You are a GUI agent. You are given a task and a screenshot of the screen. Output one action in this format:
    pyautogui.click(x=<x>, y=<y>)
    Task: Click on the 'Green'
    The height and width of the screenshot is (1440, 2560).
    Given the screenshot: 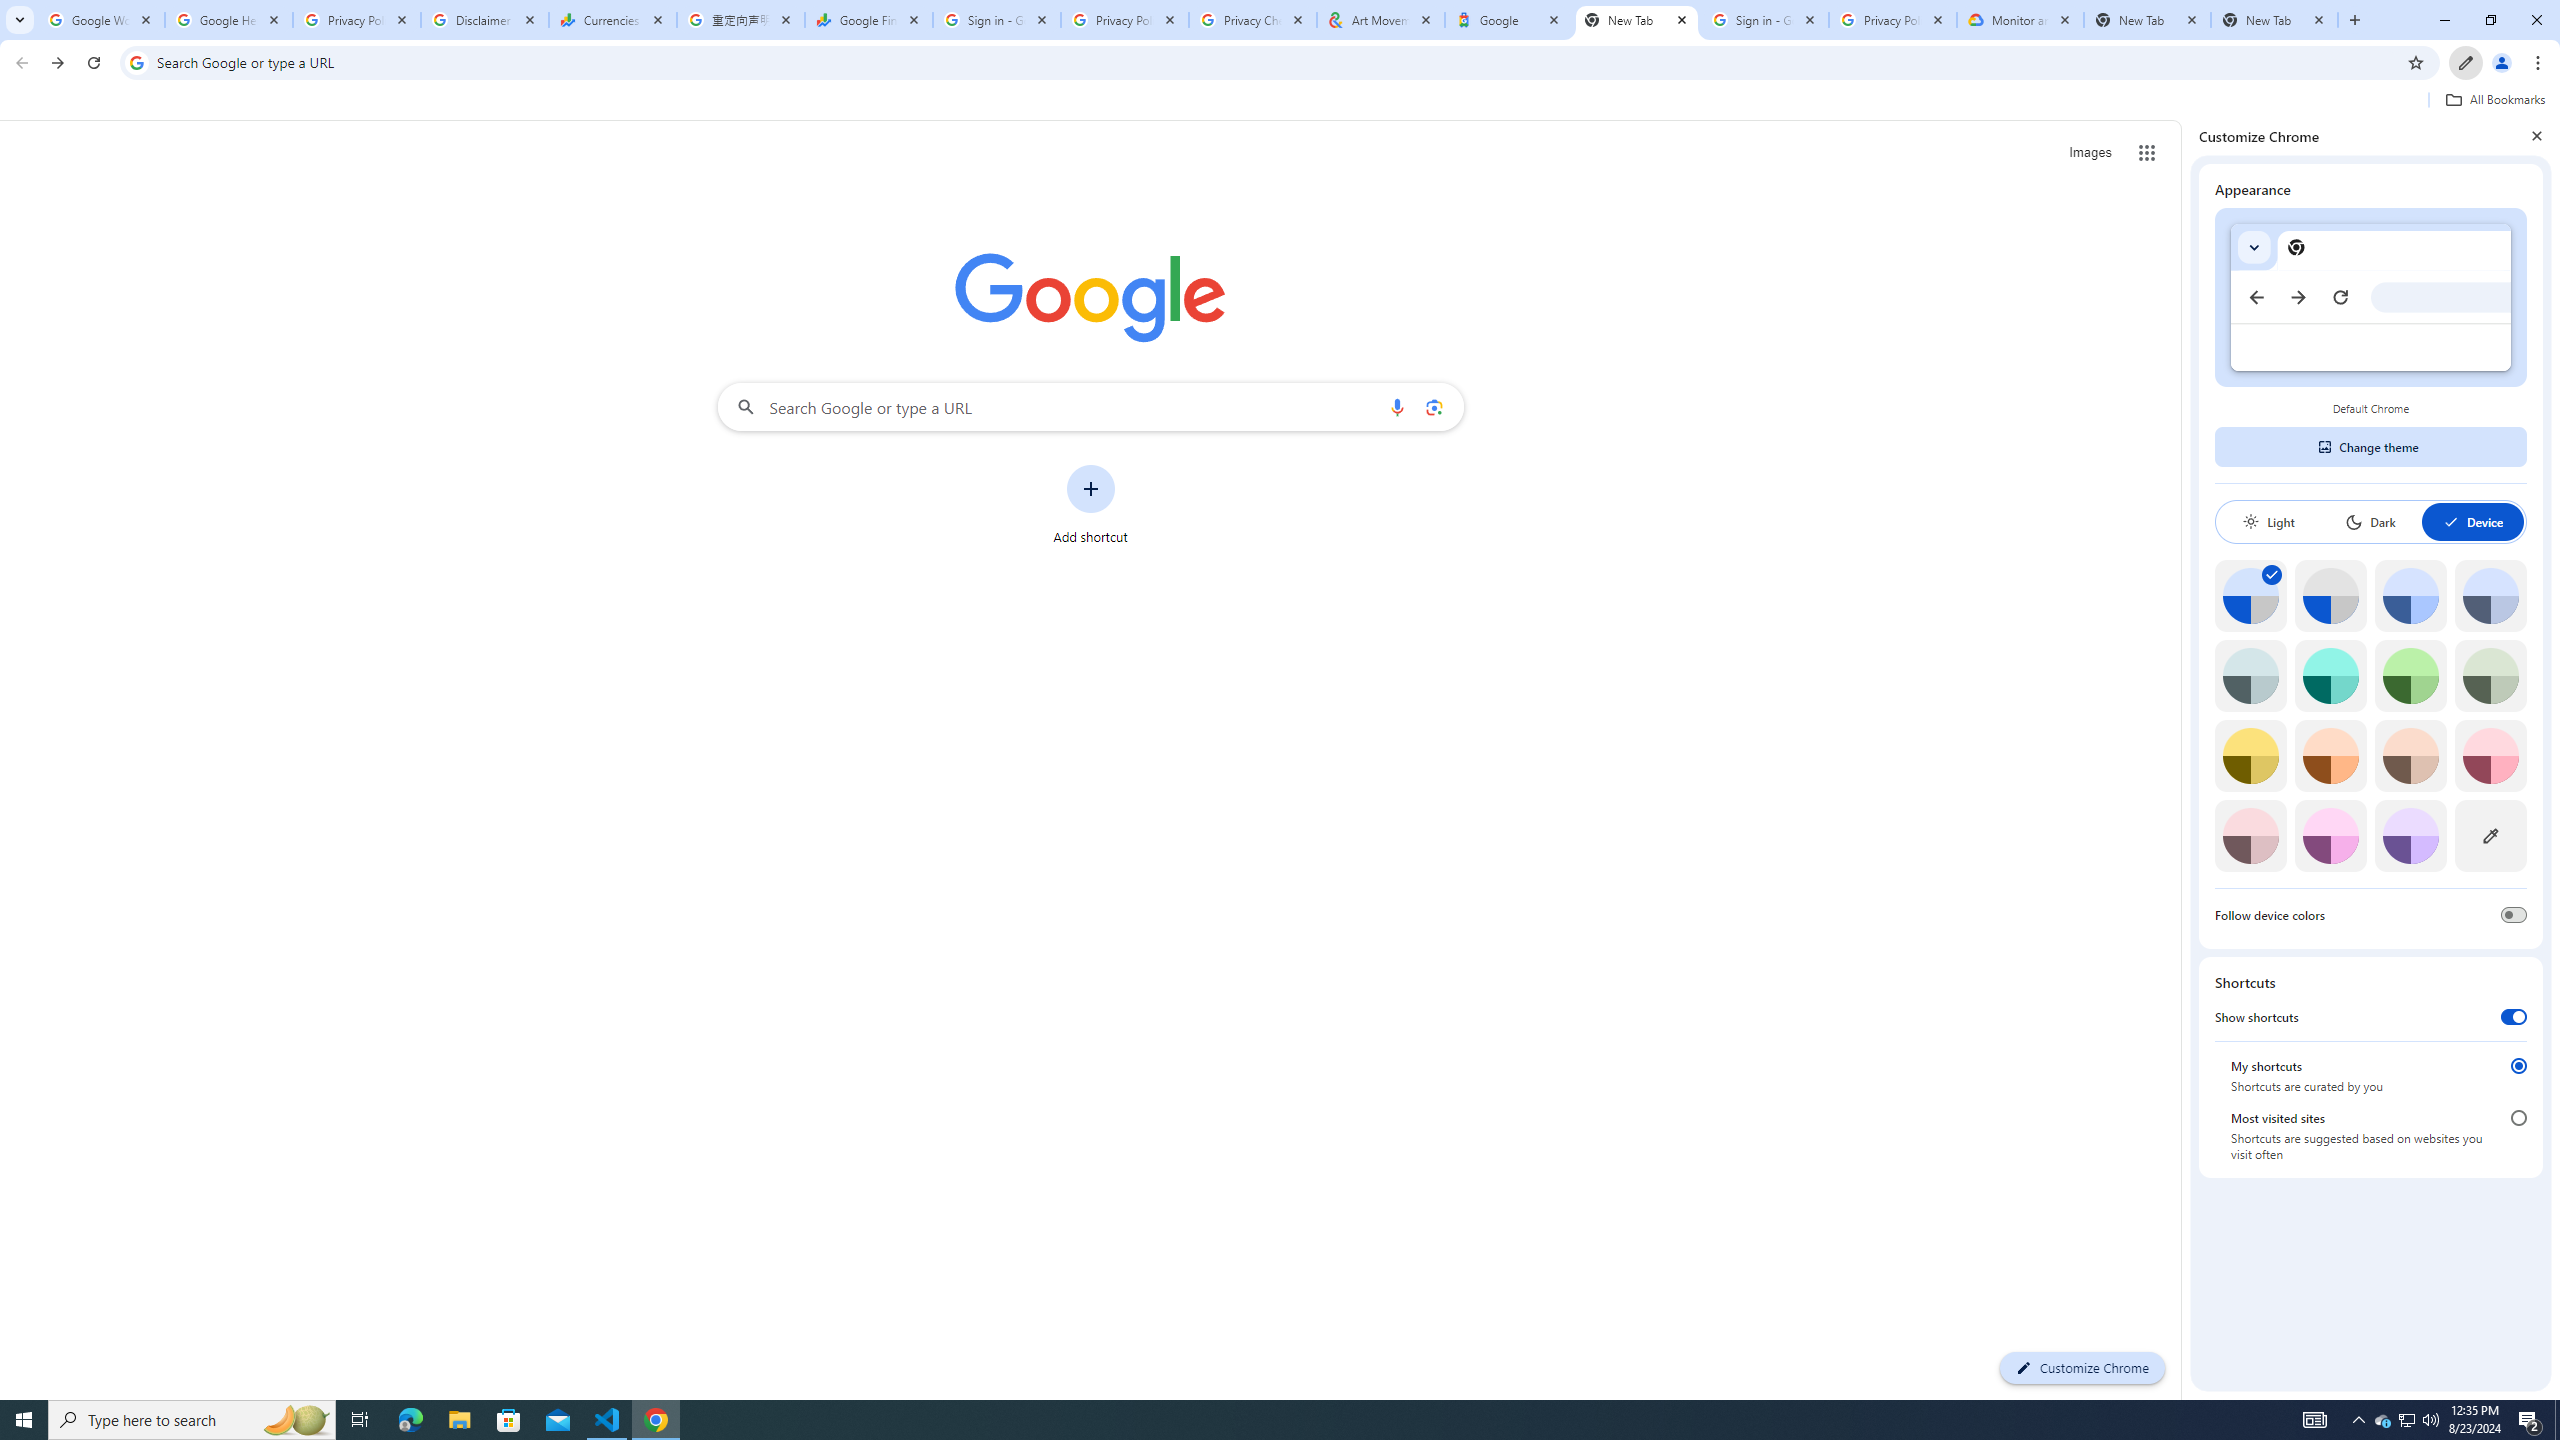 What is the action you would take?
    pyautogui.click(x=2410, y=674)
    